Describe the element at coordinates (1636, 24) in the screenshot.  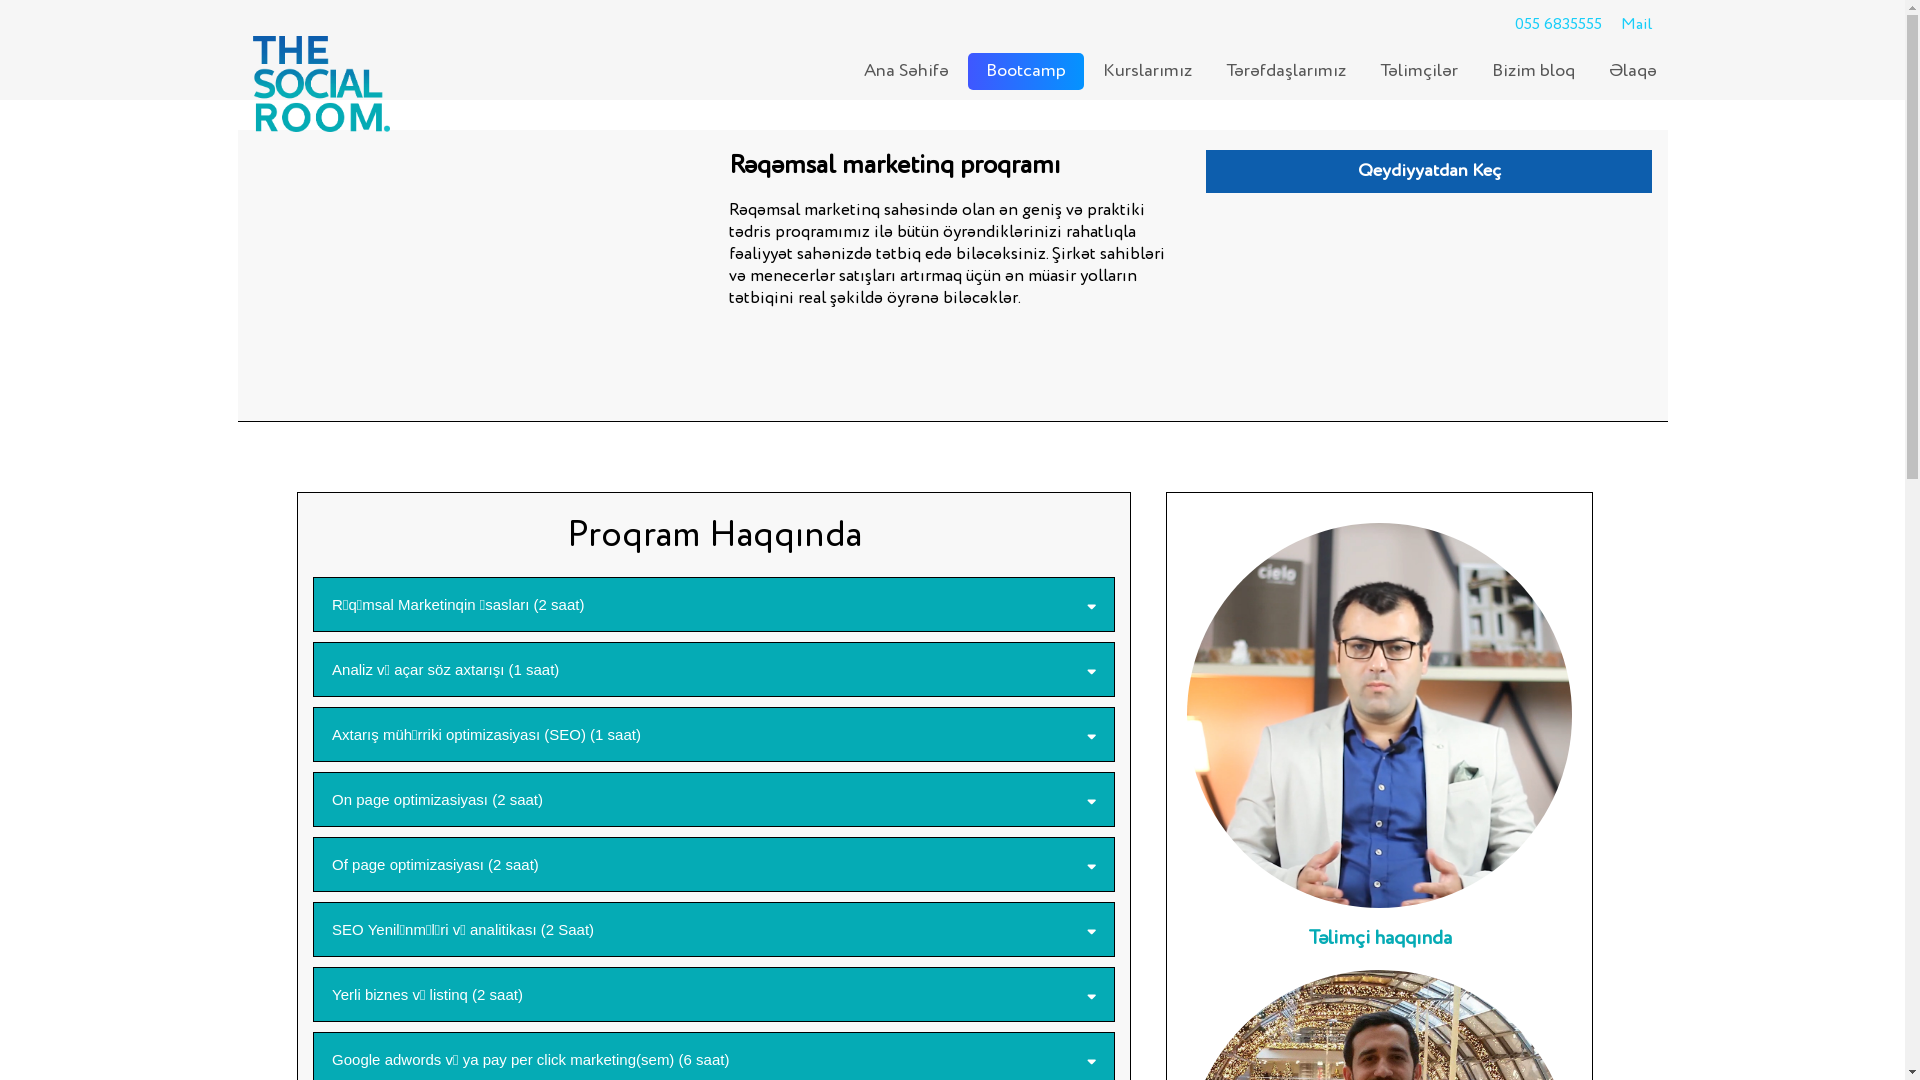
I see `'Mail'` at that location.